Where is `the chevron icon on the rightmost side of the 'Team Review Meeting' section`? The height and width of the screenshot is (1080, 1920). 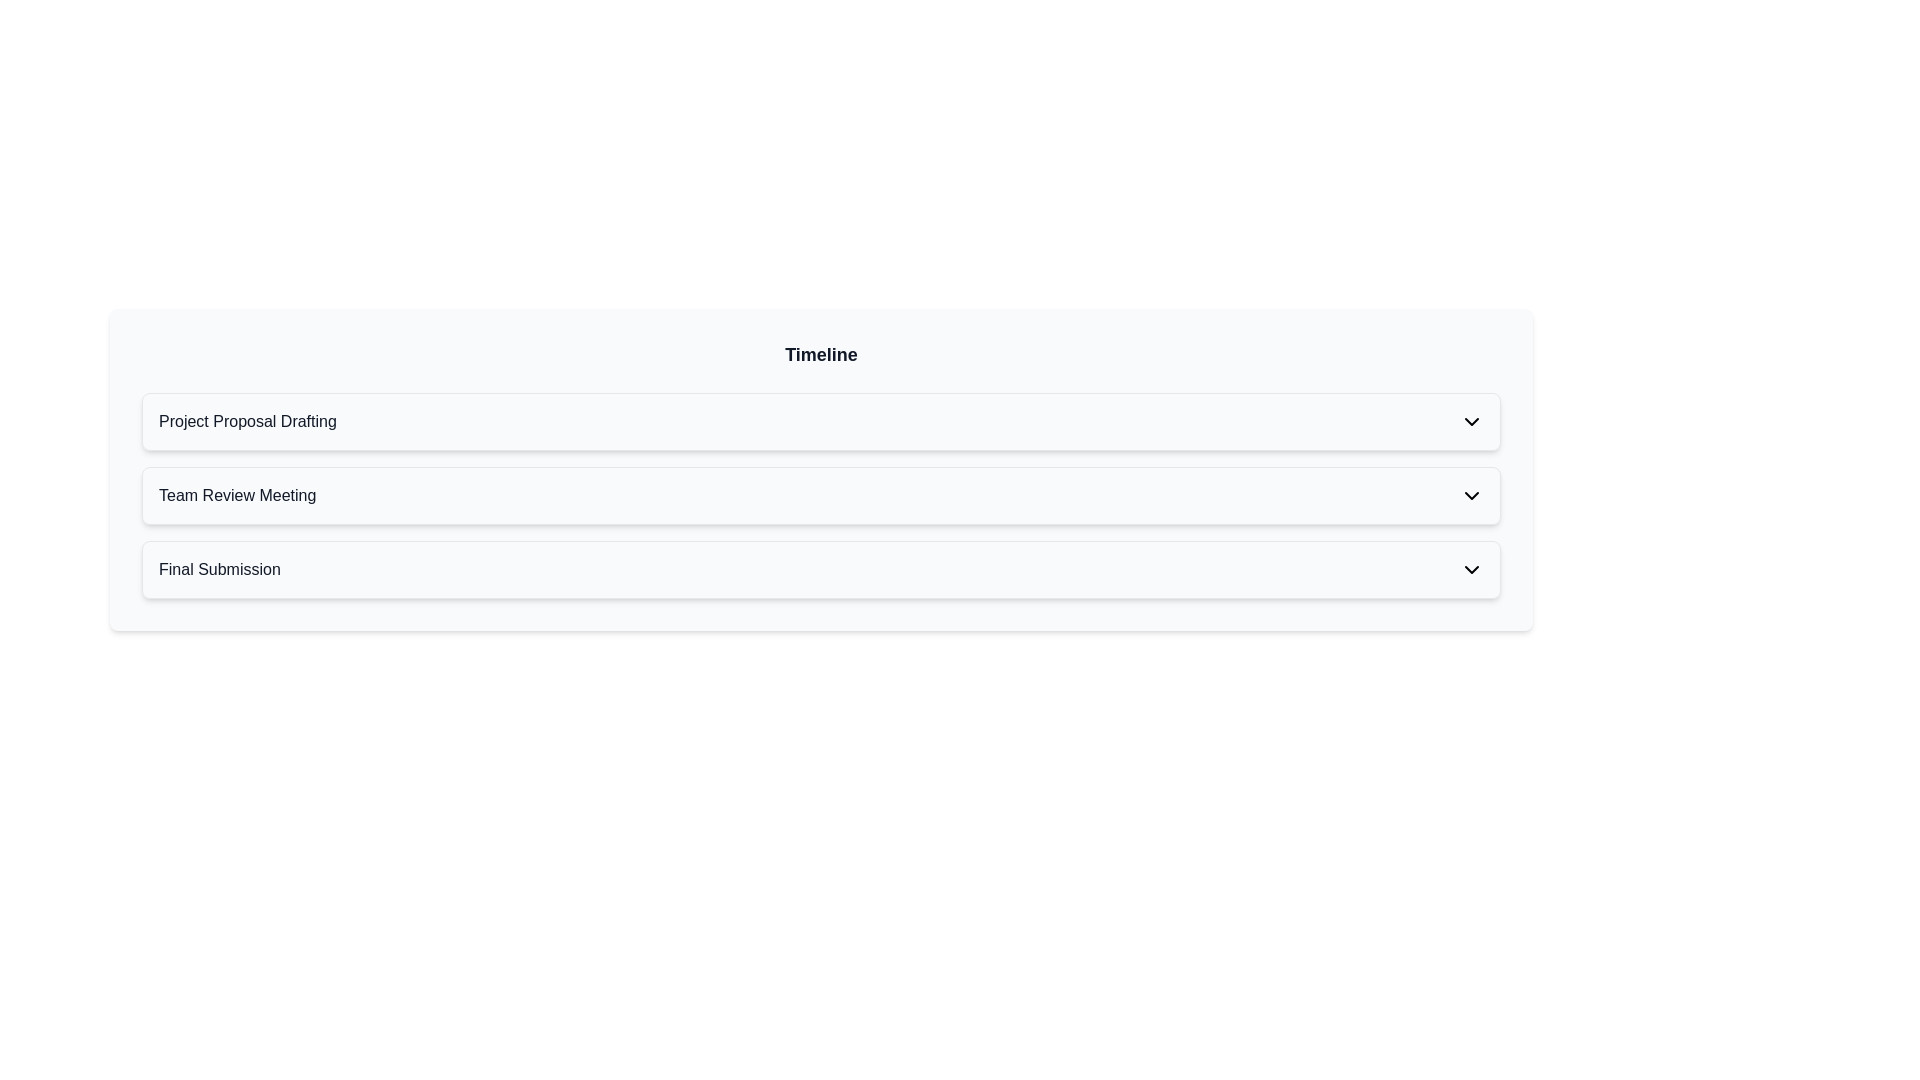 the chevron icon on the rightmost side of the 'Team Review Meeting' section is located at coordinates (1472, 495).